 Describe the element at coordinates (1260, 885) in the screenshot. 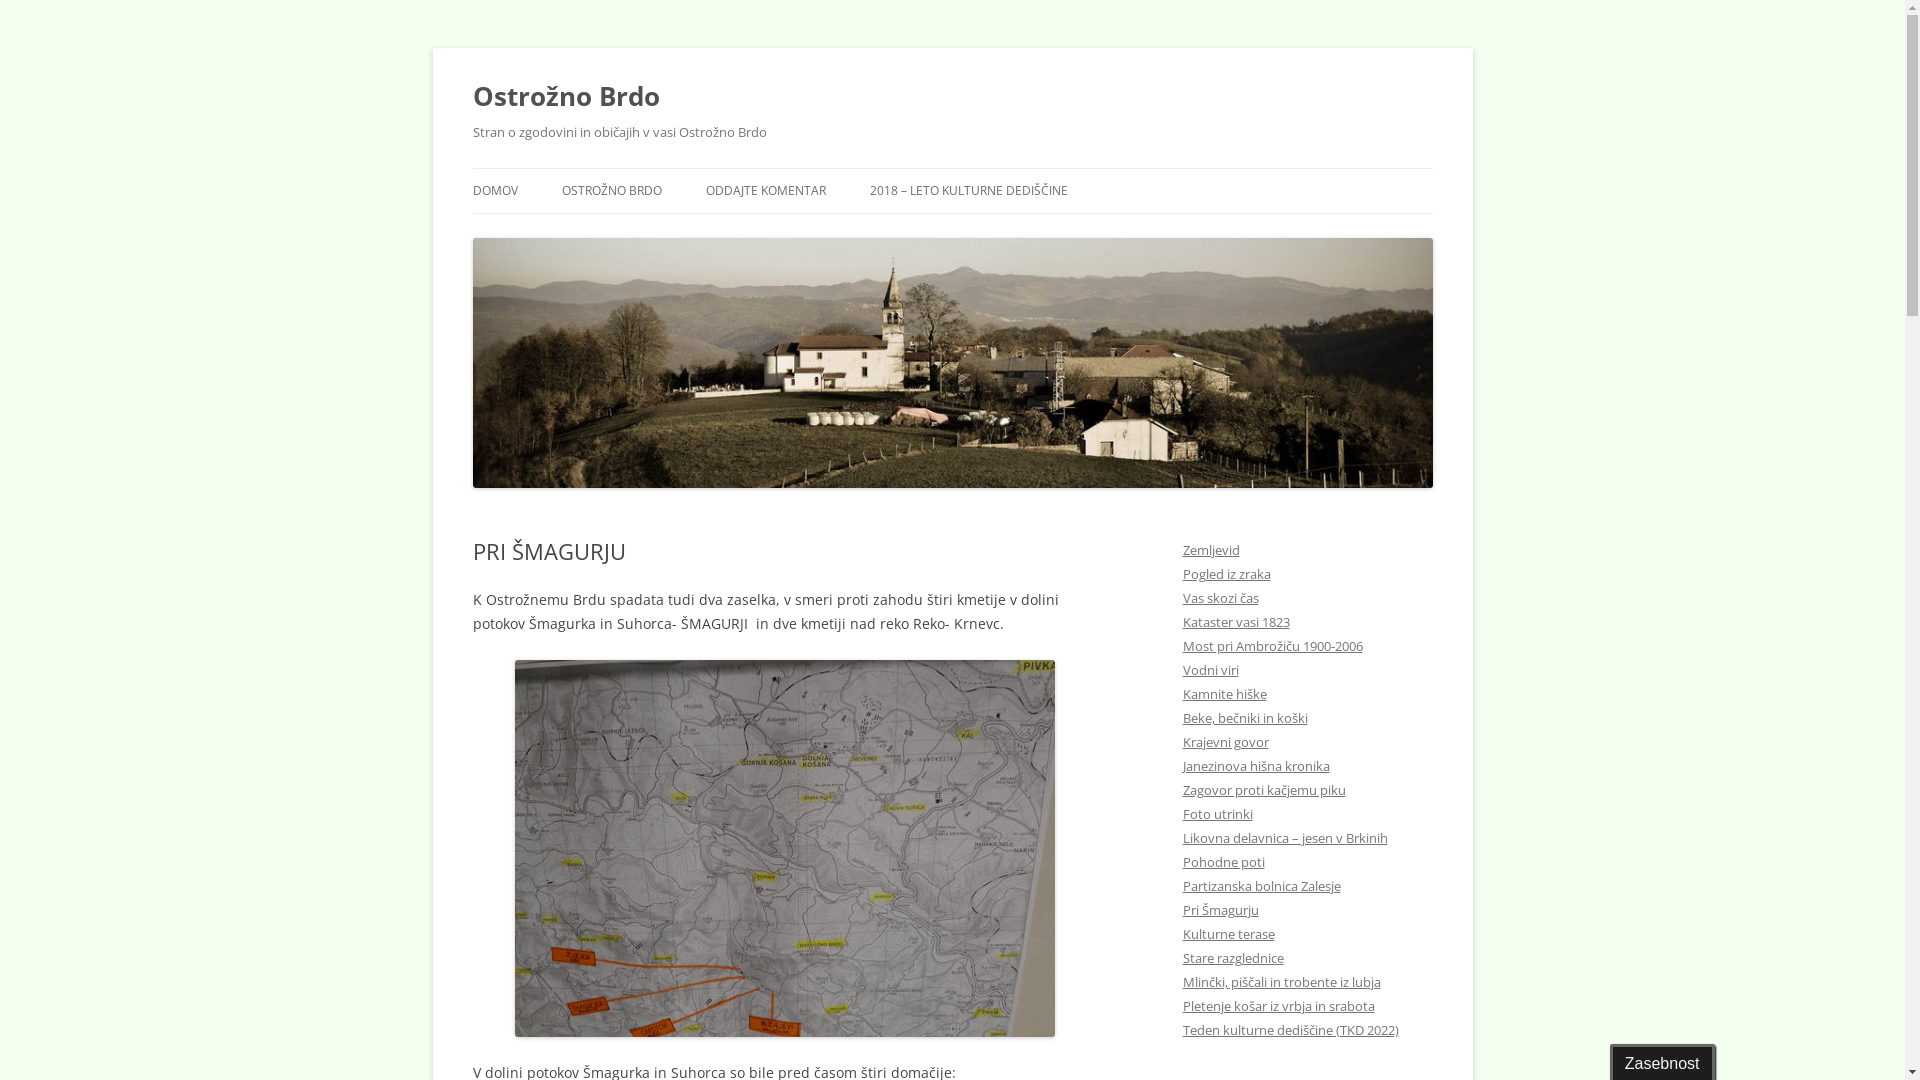

I see `'Partizanska bolnica Zalesje'` at that location.